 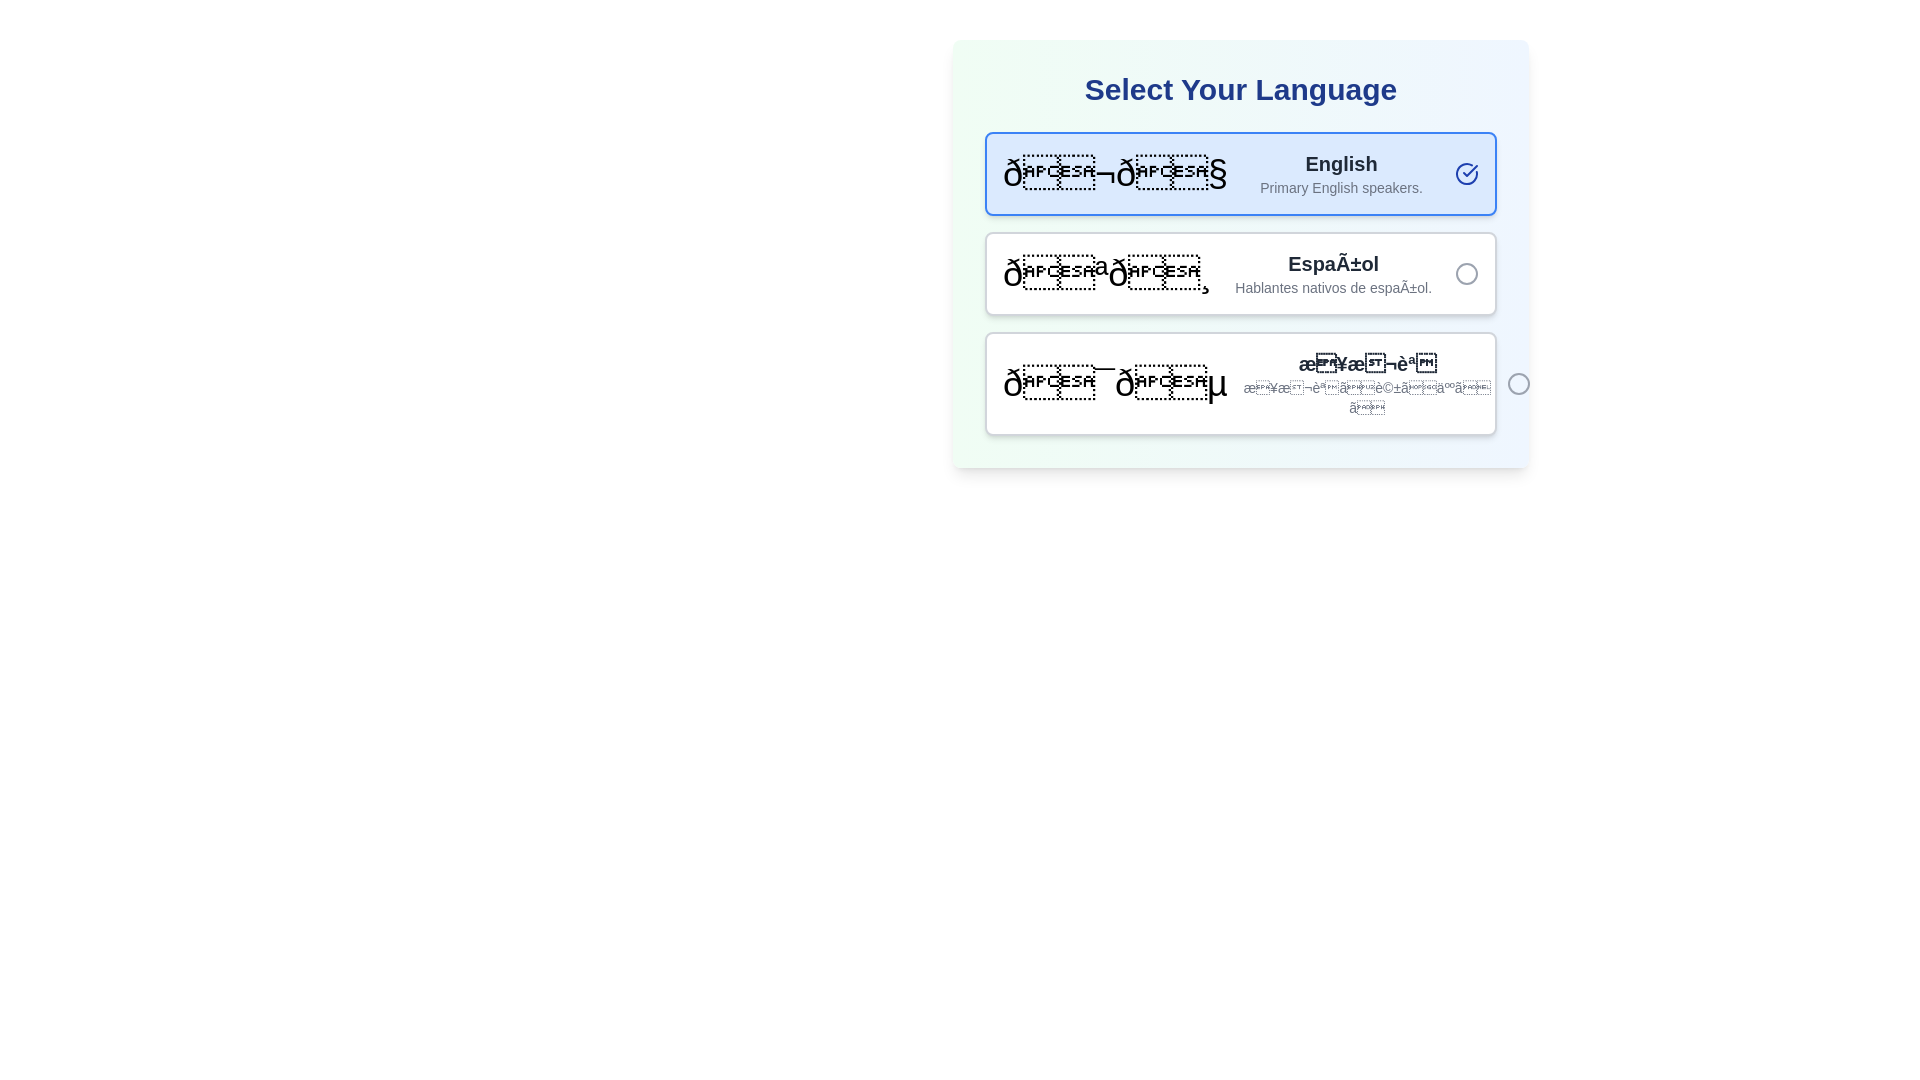 What do you see at coordinates (1333, 262) in the screenshot?
I see `text of the Spanish language option label in the language selection menu, which is positioned at the top of the list of options` at bounding box center [1333, 262].